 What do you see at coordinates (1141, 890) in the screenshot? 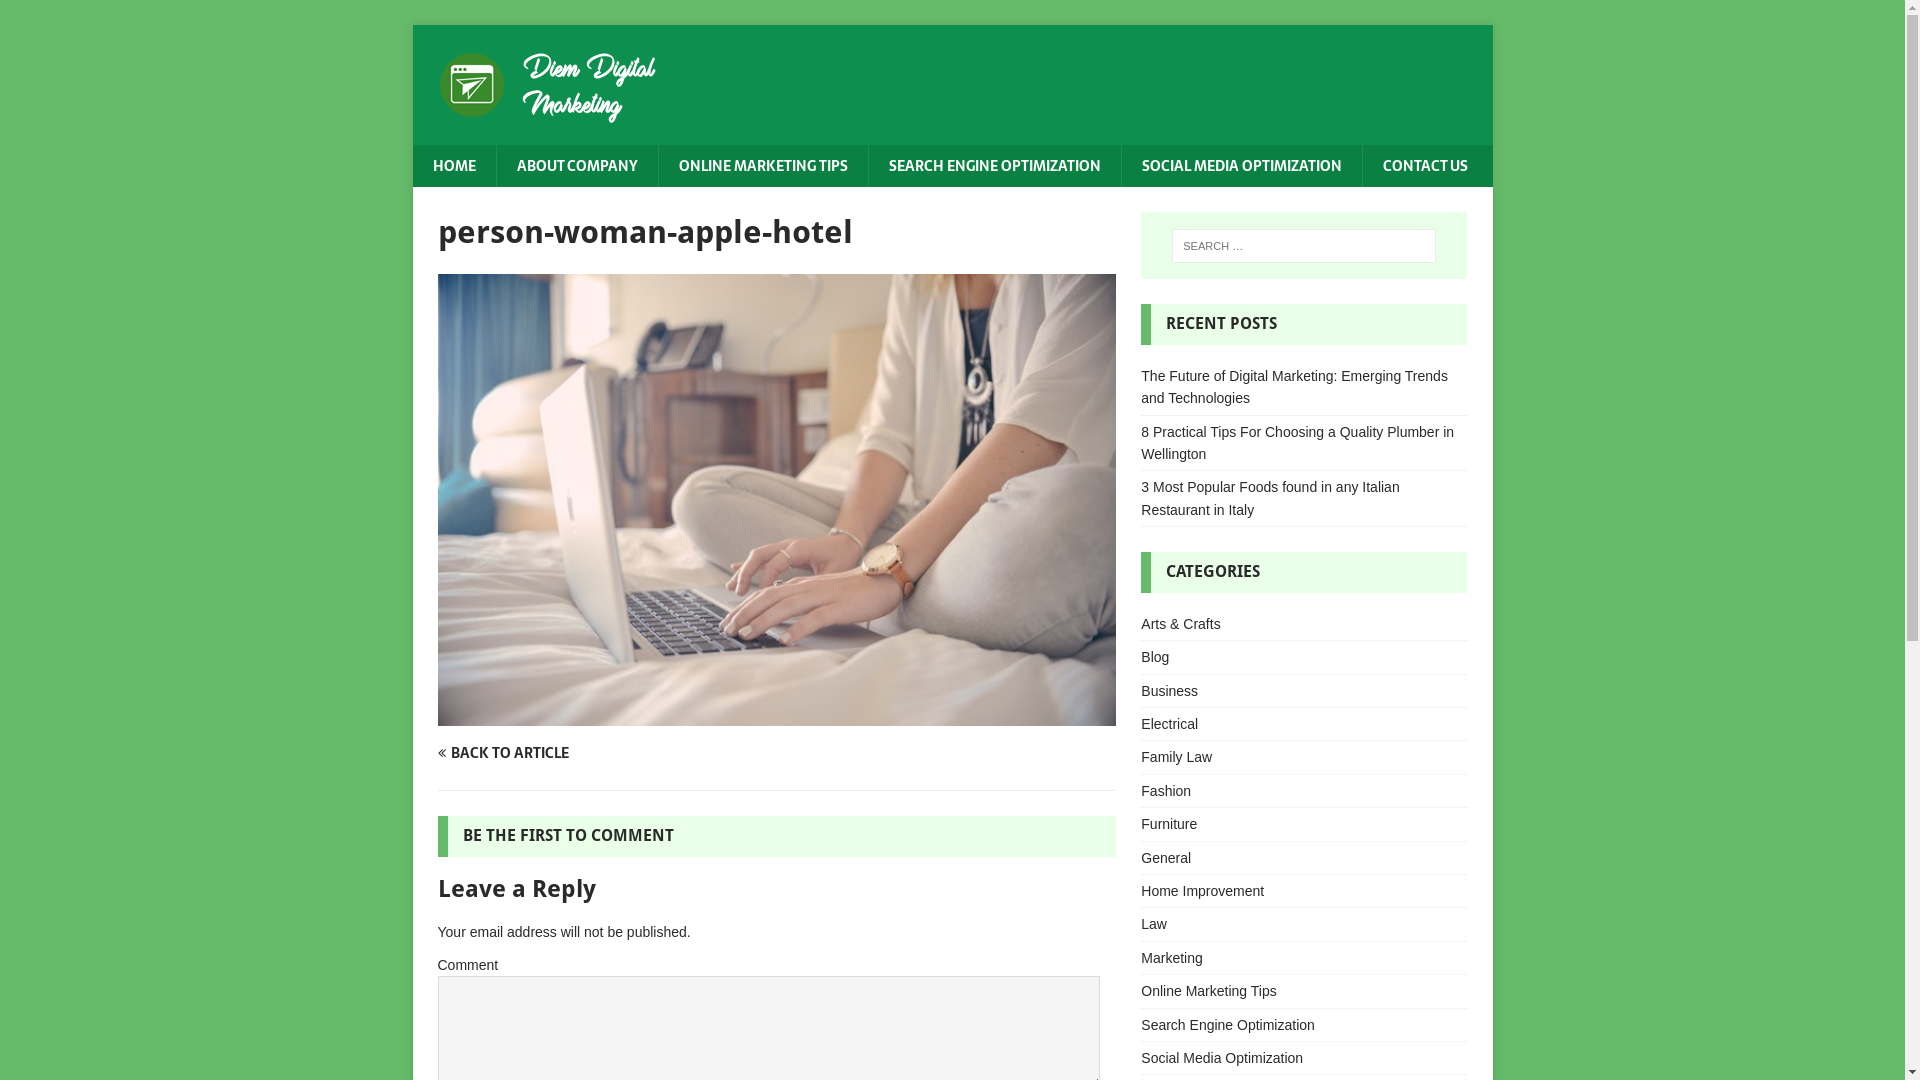
I see `'Home Improvement'` at bounding box center [1141, 890].